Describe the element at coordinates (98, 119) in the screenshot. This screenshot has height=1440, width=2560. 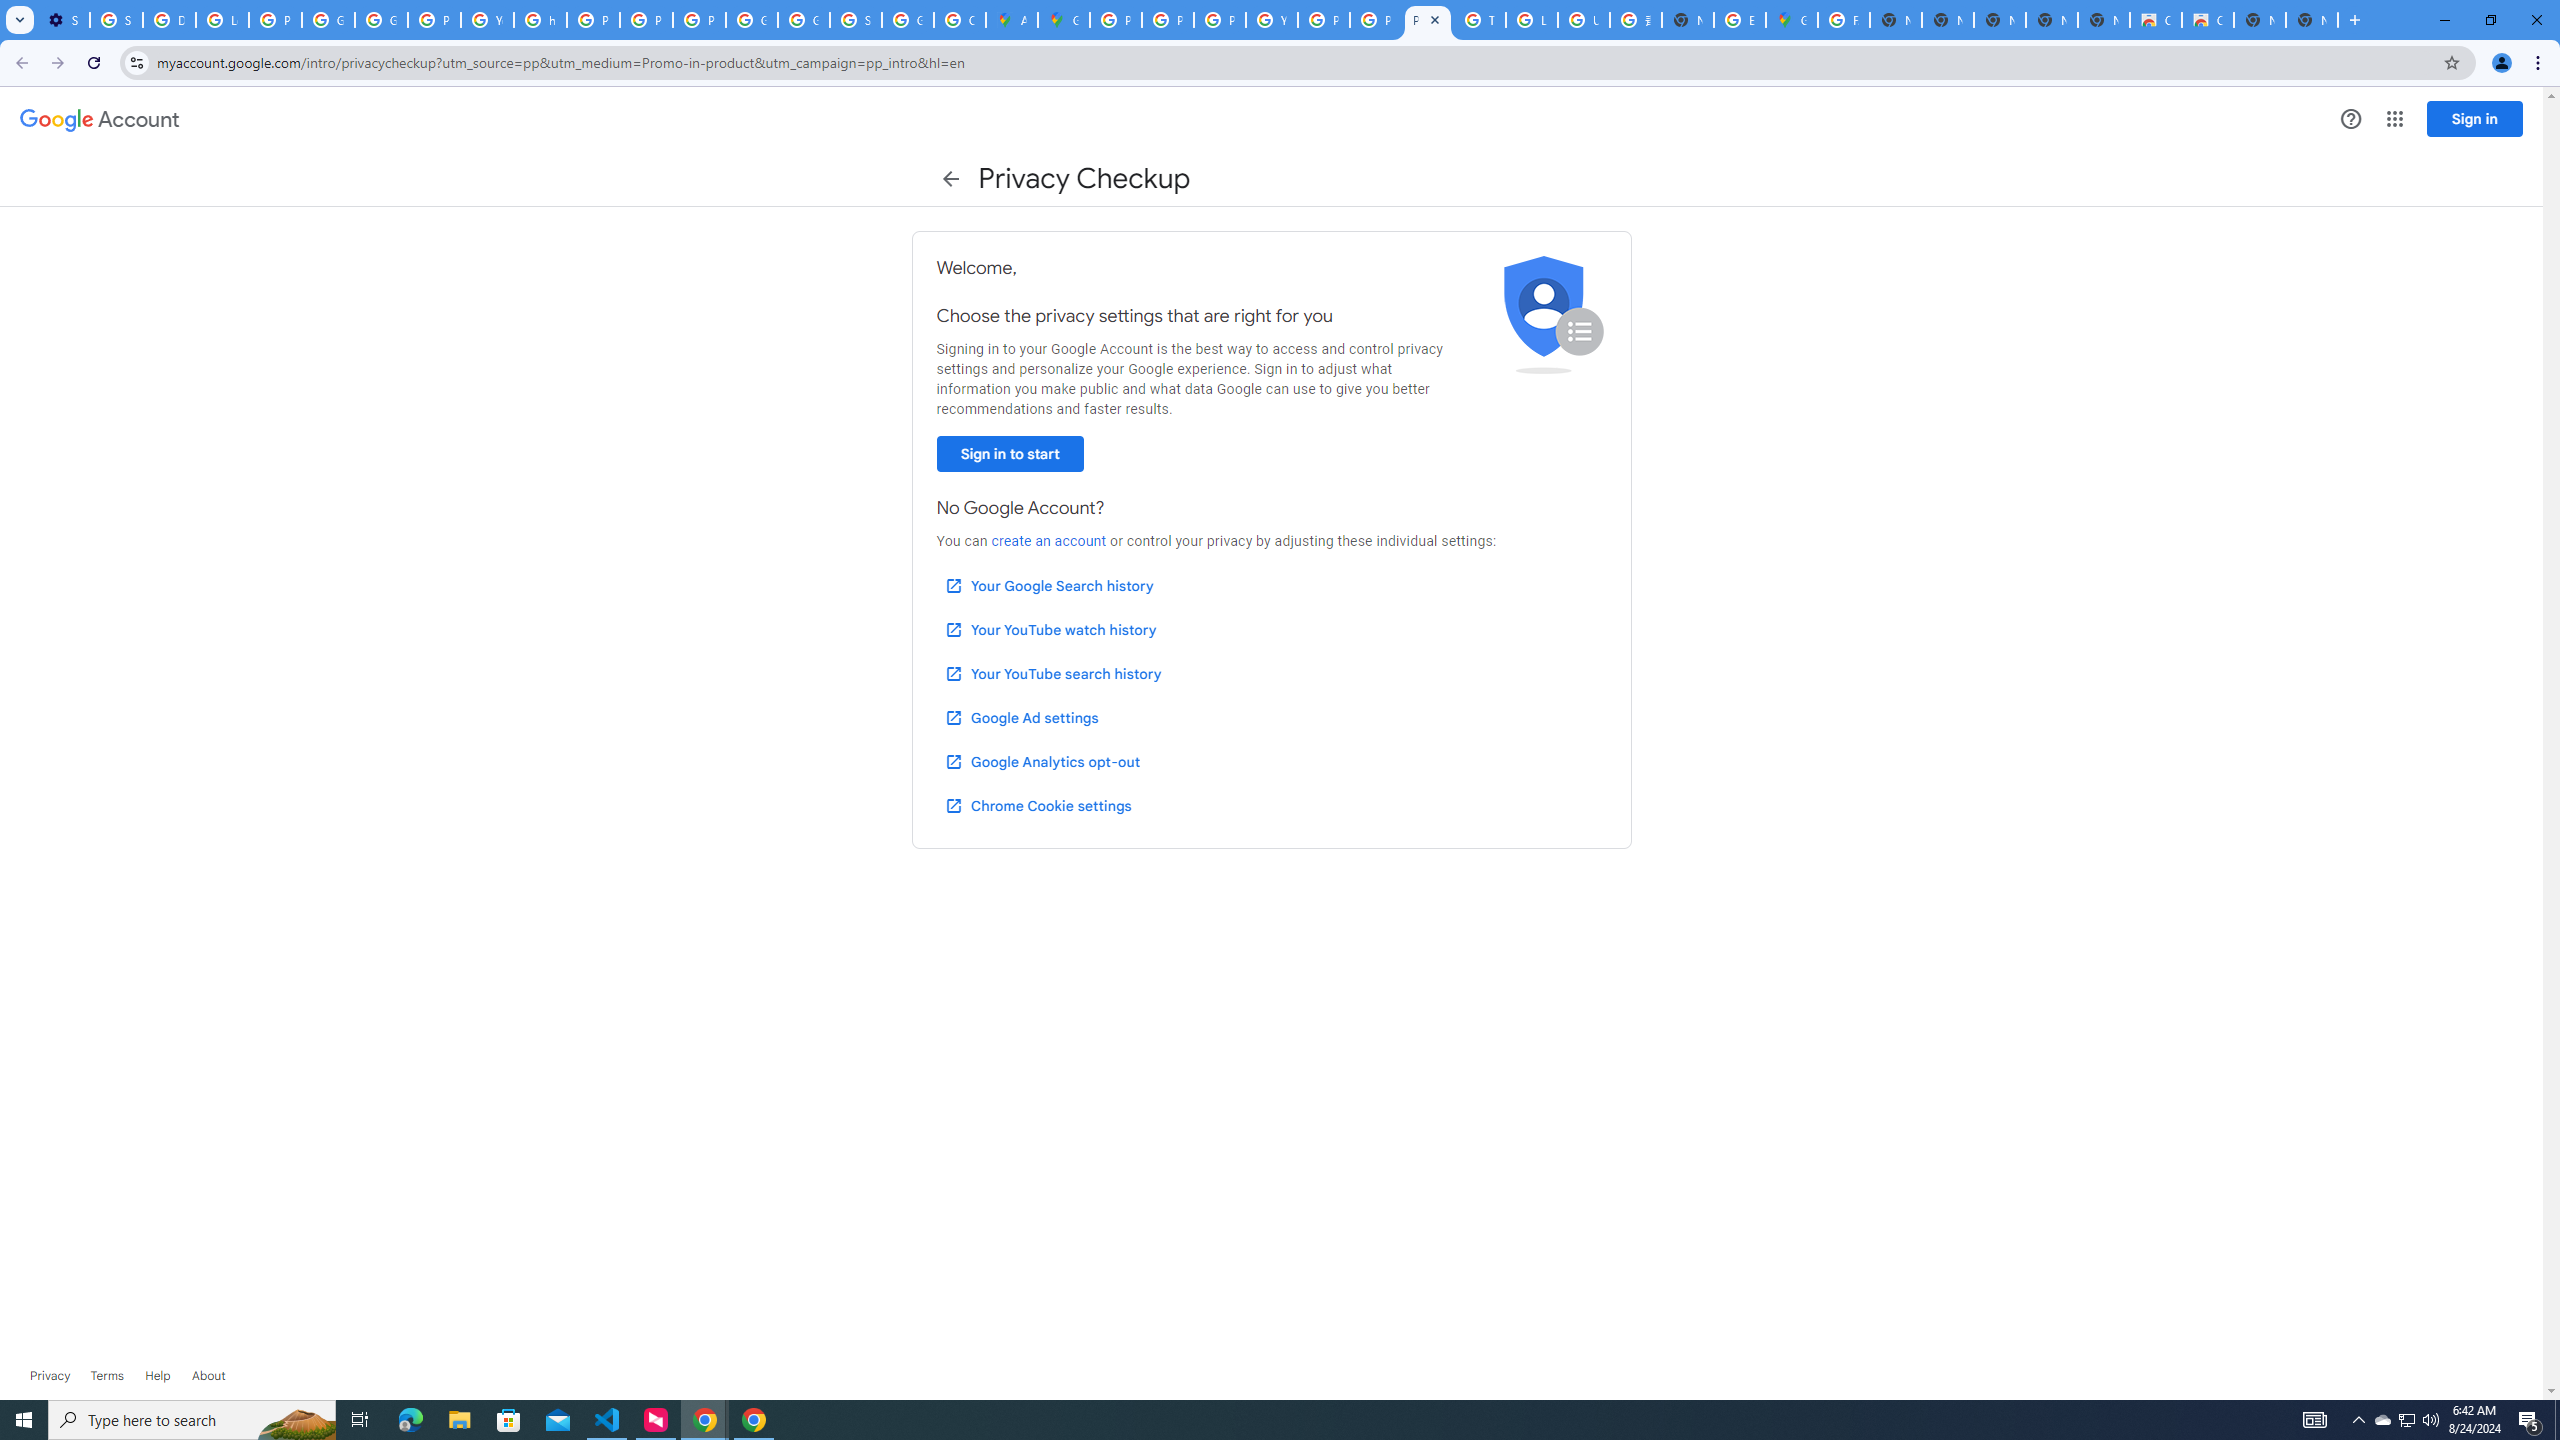
I see `'Google Account settings'` at that location.